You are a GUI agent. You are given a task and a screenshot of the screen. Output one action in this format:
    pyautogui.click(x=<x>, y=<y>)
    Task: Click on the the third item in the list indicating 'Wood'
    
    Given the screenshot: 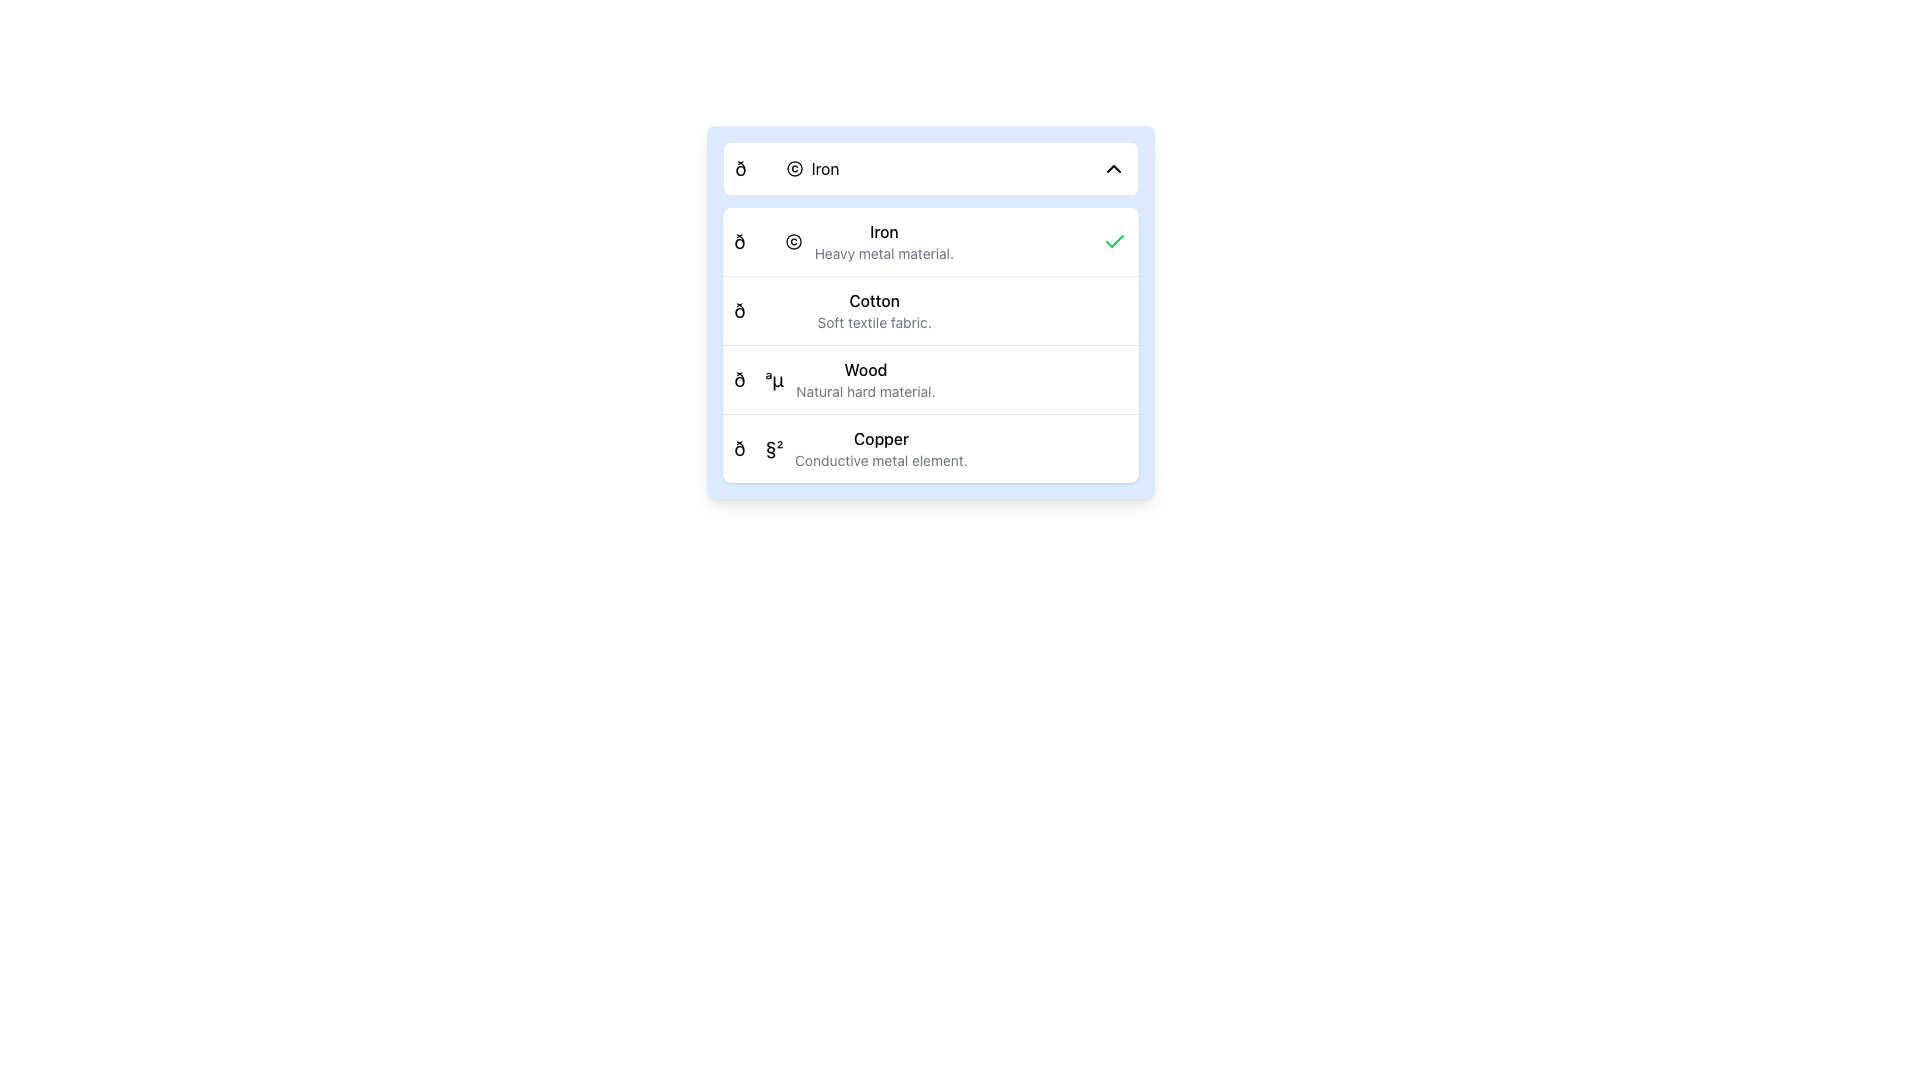 What is the action you would take?
    pyautogui.click(x=929, y=379)
    